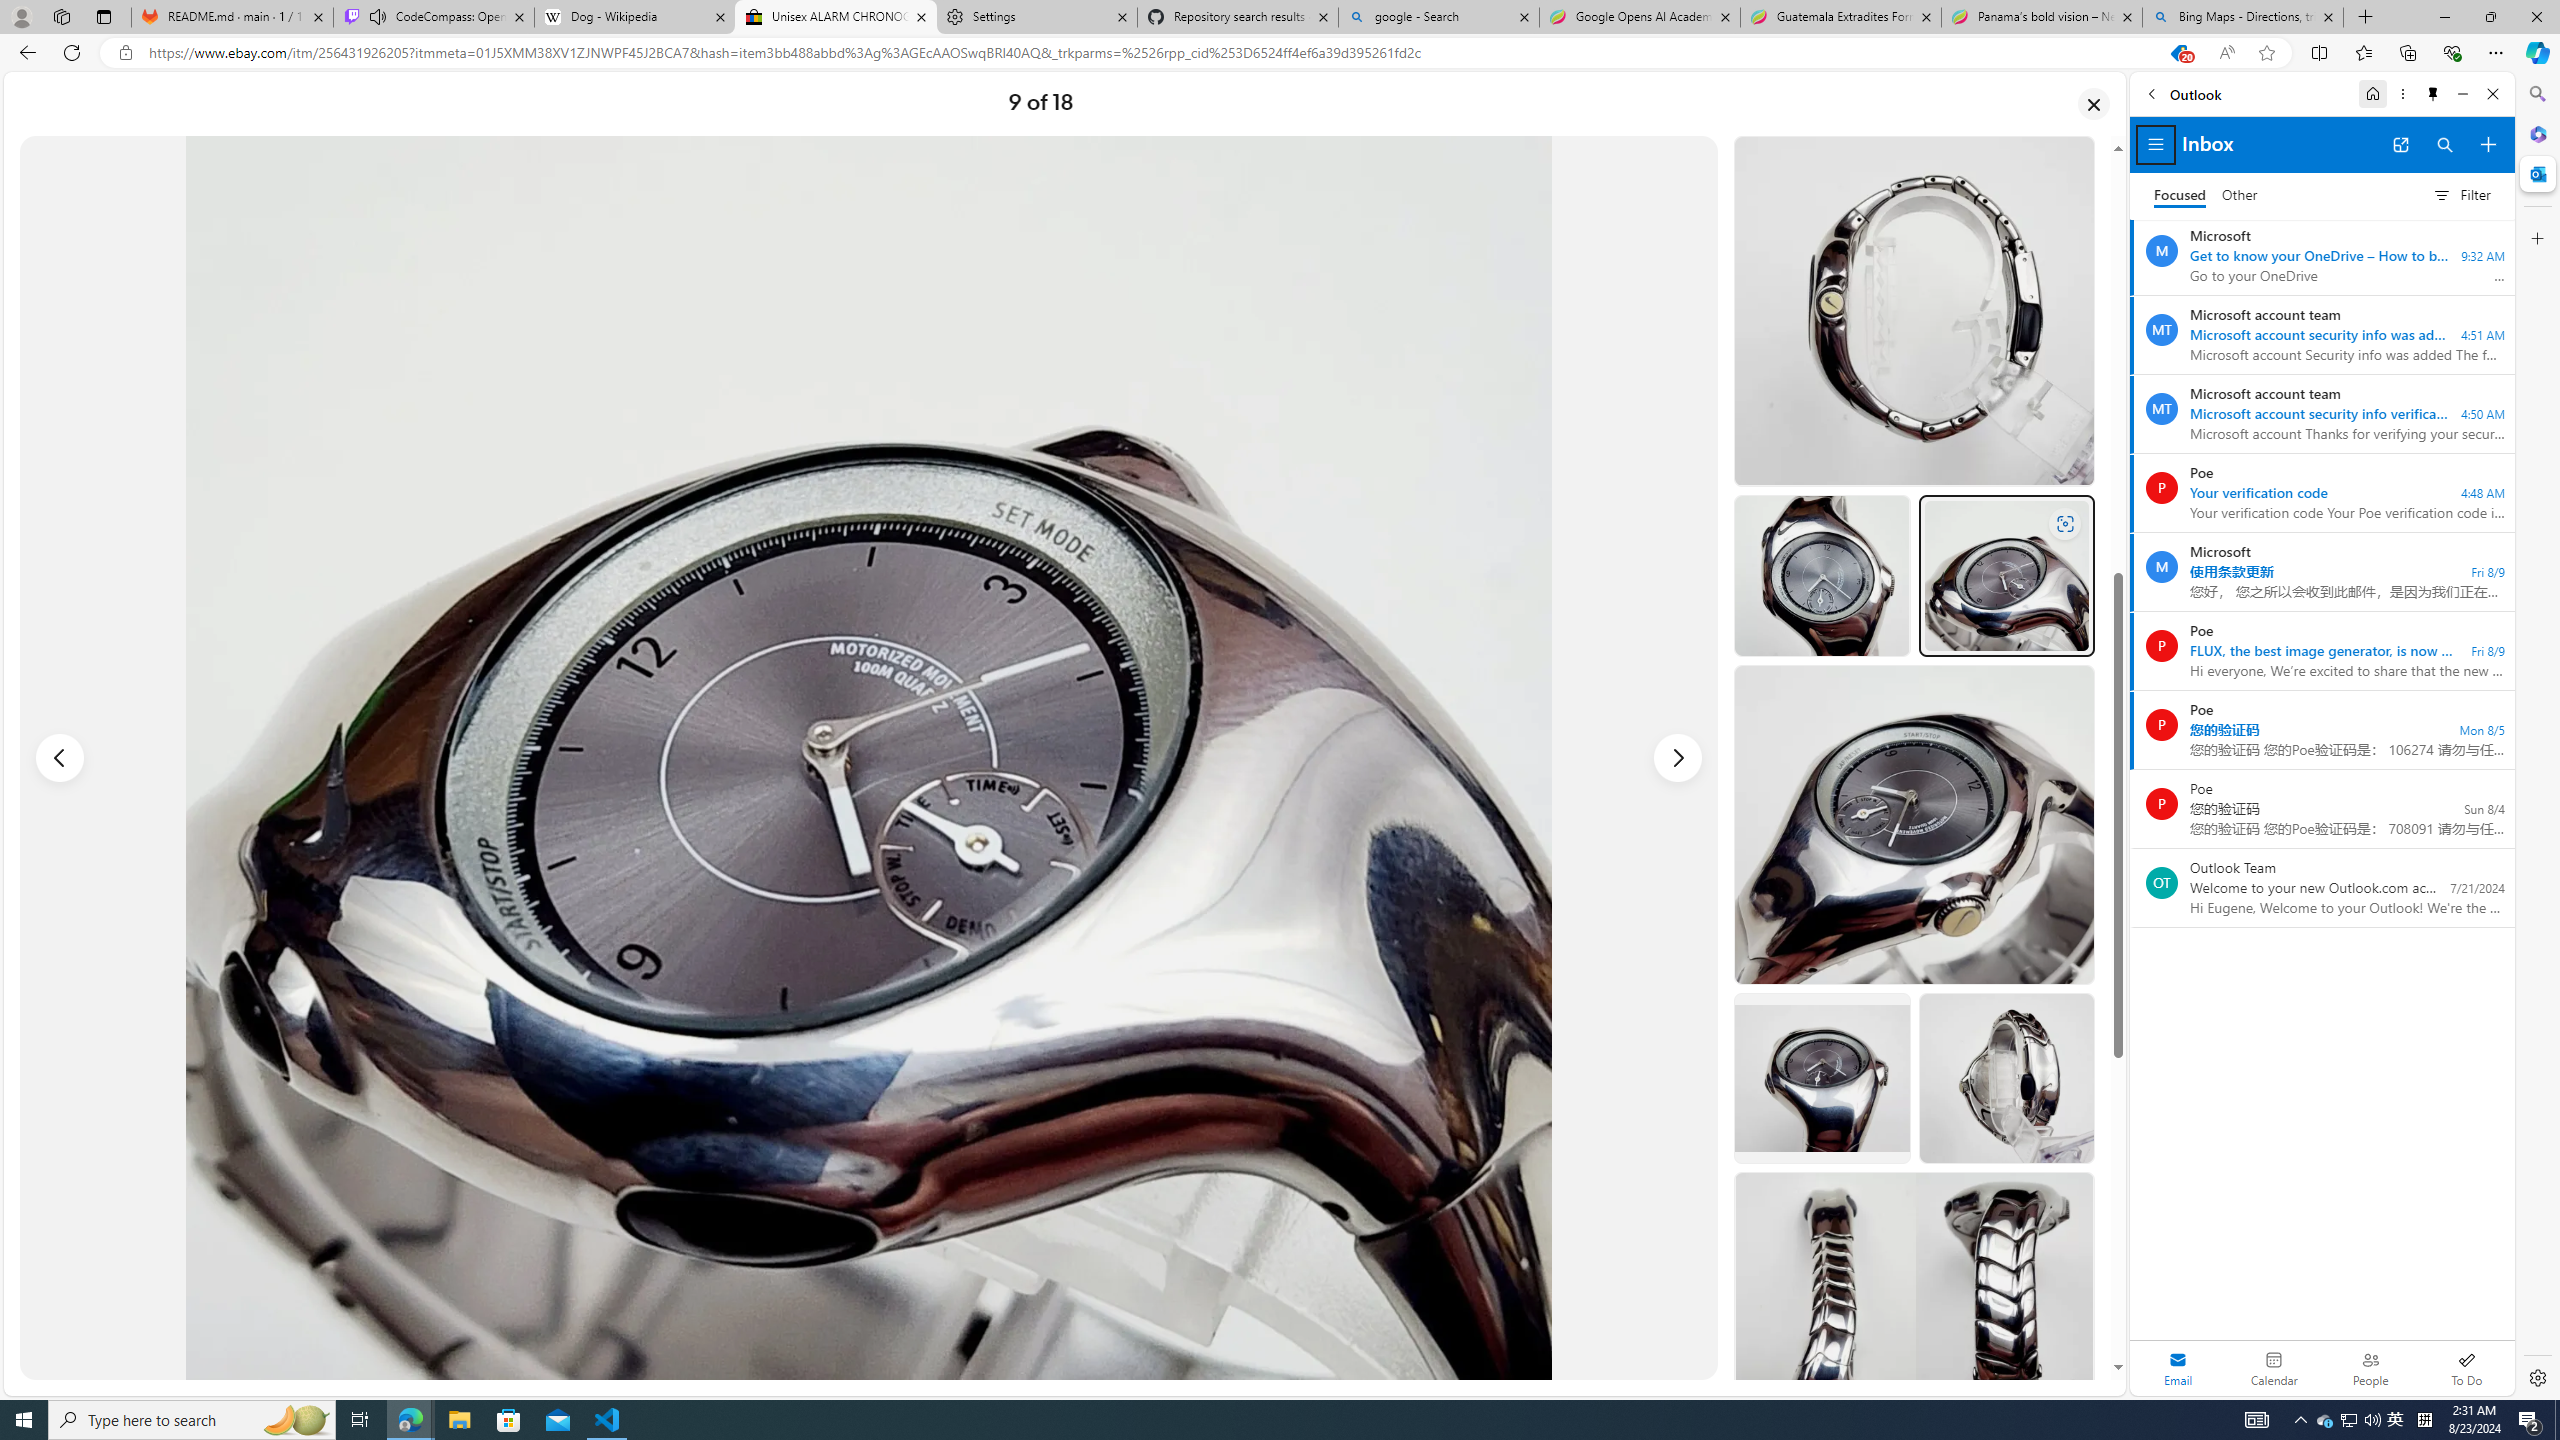 The height and width of the screenshot is (1440, 2560). I want to click on 'Mute tab', so click(378, 15).